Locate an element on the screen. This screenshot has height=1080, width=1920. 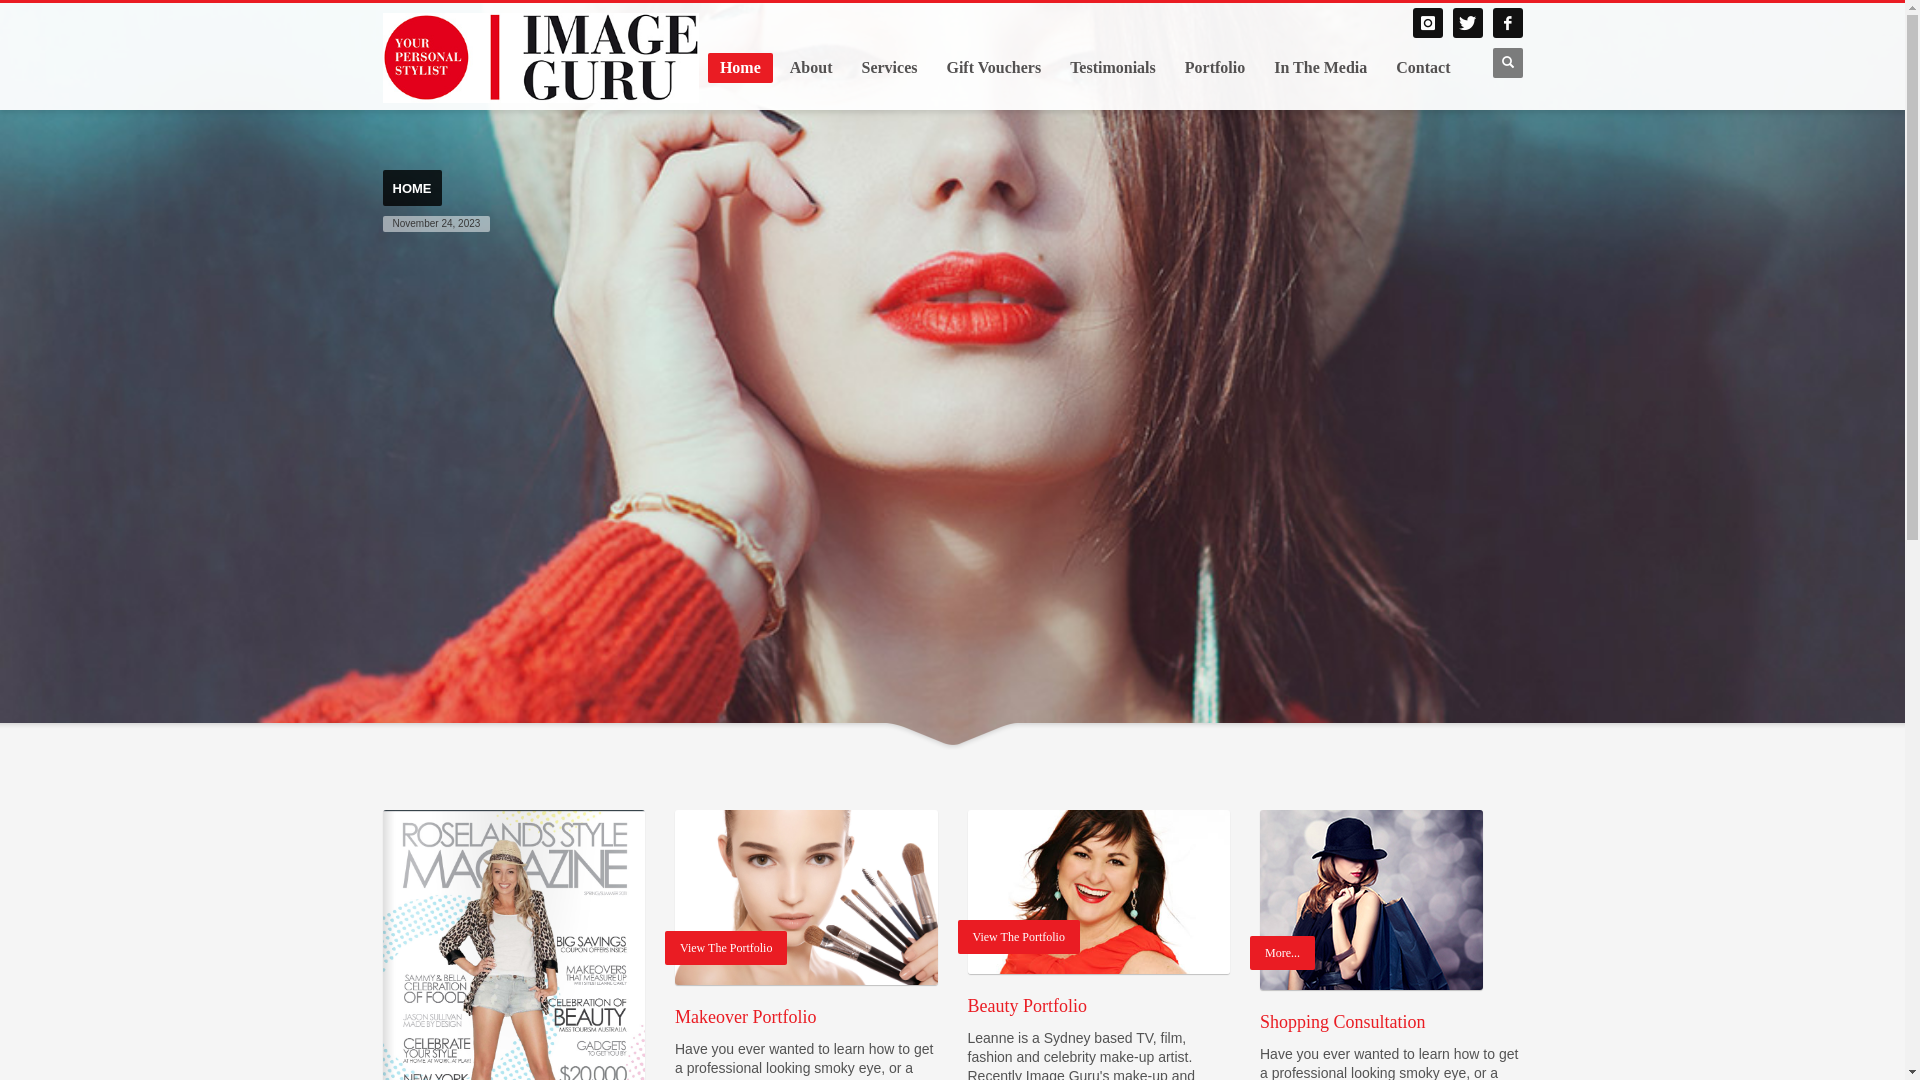
'Instagram' is located at coordinates (1425, 23).